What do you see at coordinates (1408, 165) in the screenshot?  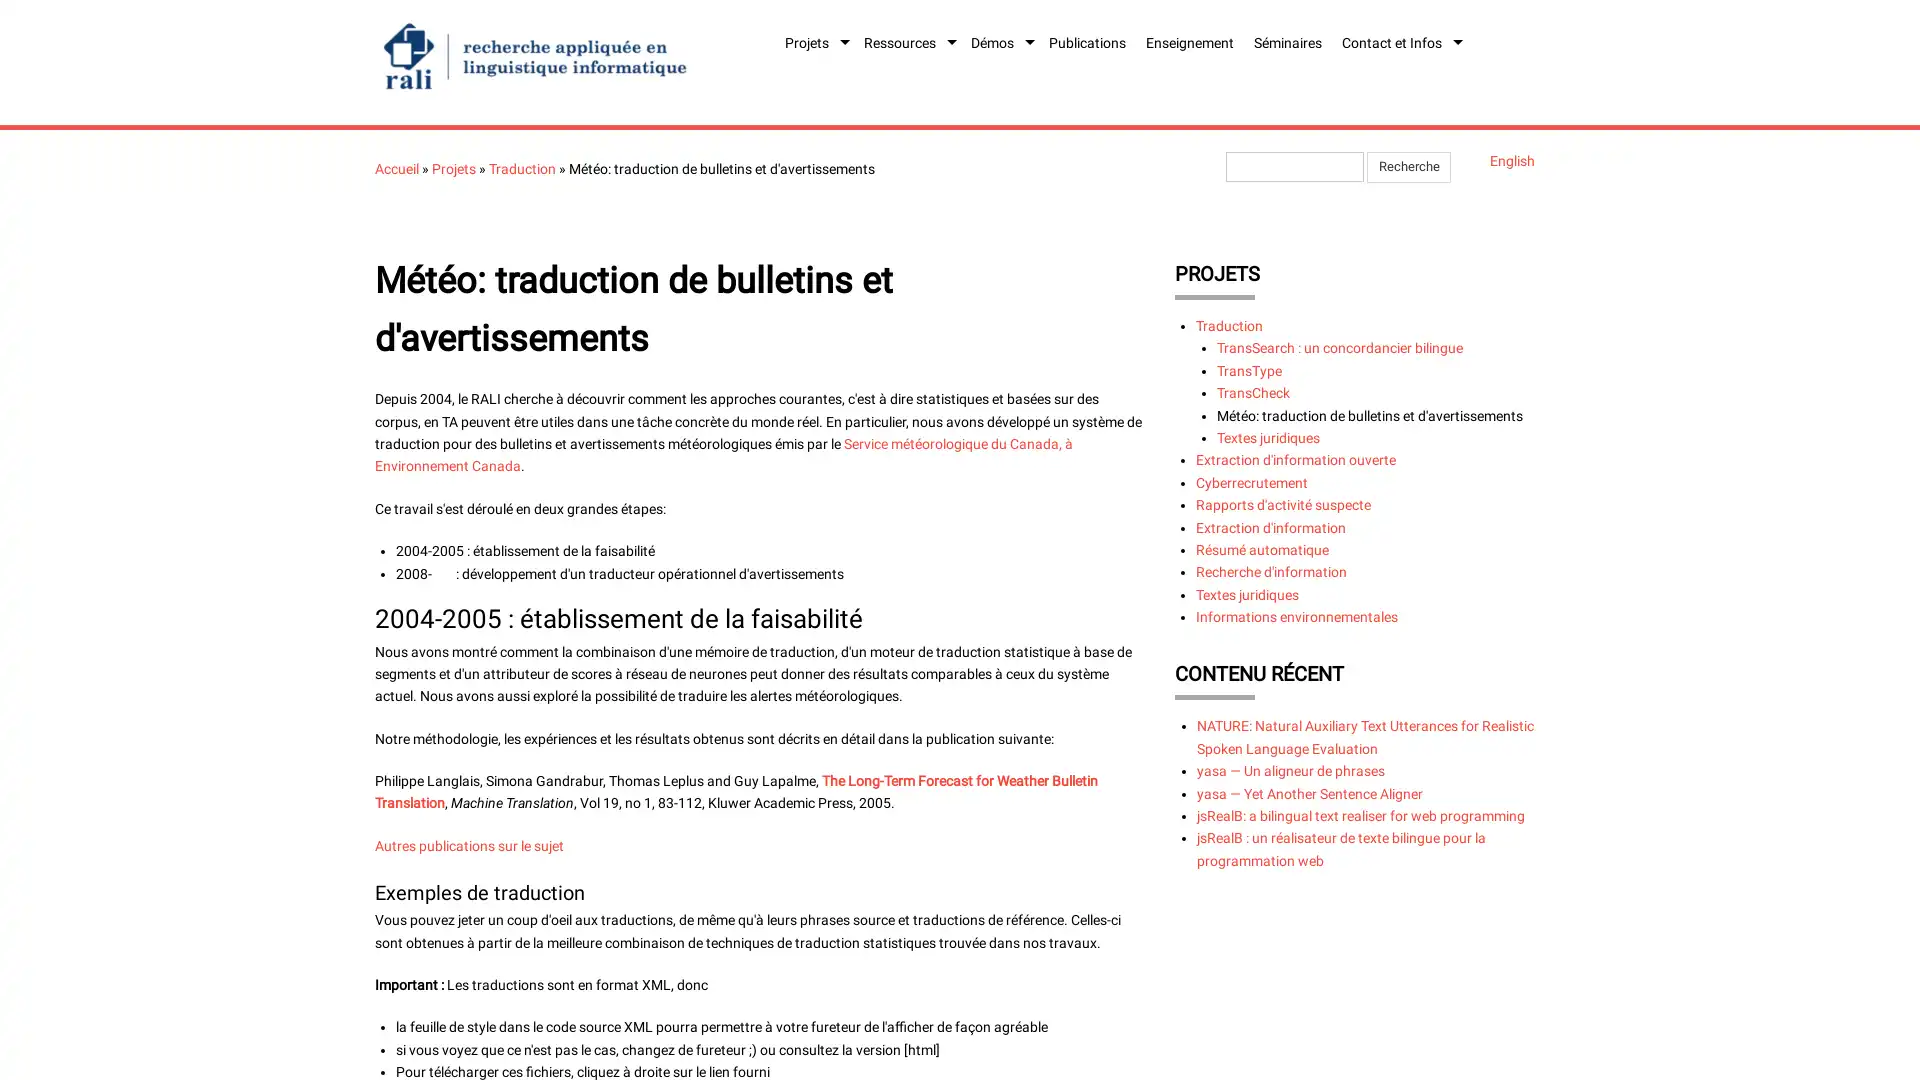 I see `Recherche` at bounding box center [1408, 165].